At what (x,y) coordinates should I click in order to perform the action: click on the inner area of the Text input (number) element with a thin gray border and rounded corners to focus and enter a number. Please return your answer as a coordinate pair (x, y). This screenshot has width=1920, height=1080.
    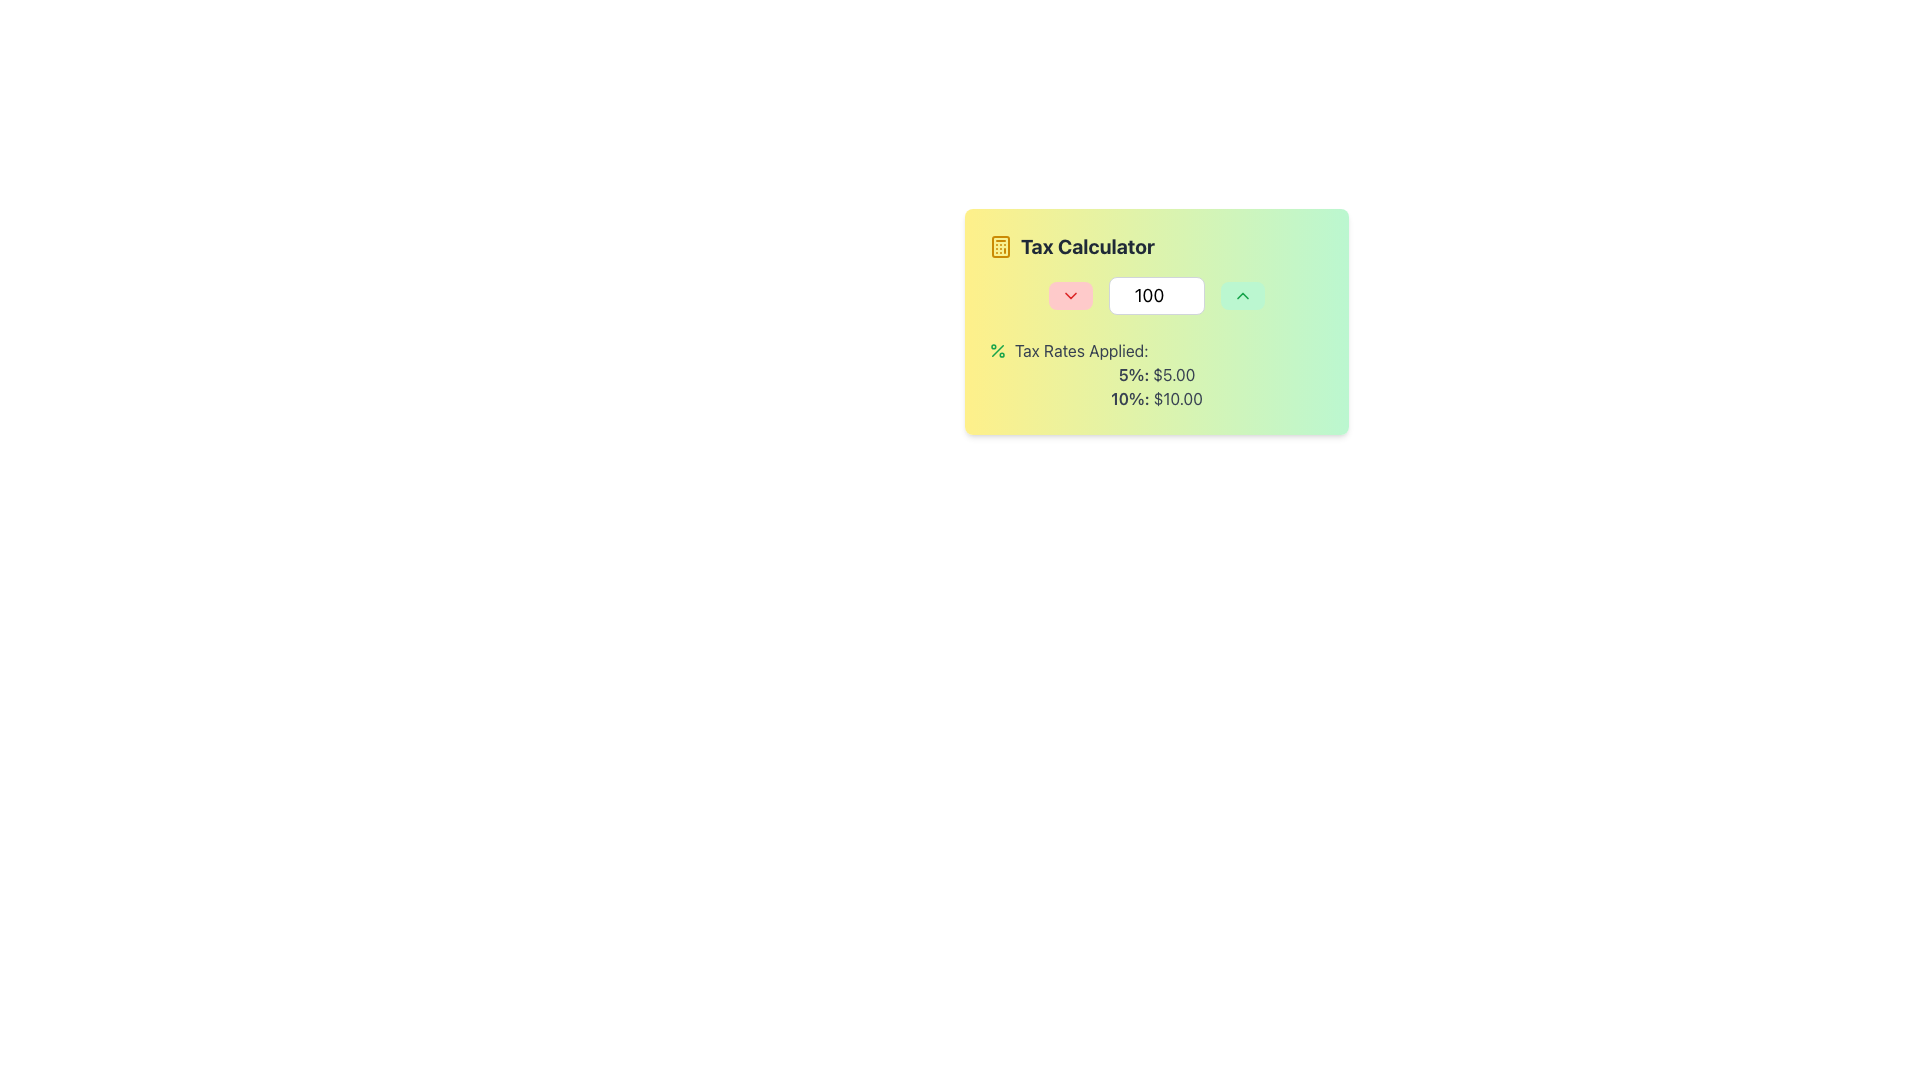
    Looking at the image, I should click on (1156, 296).